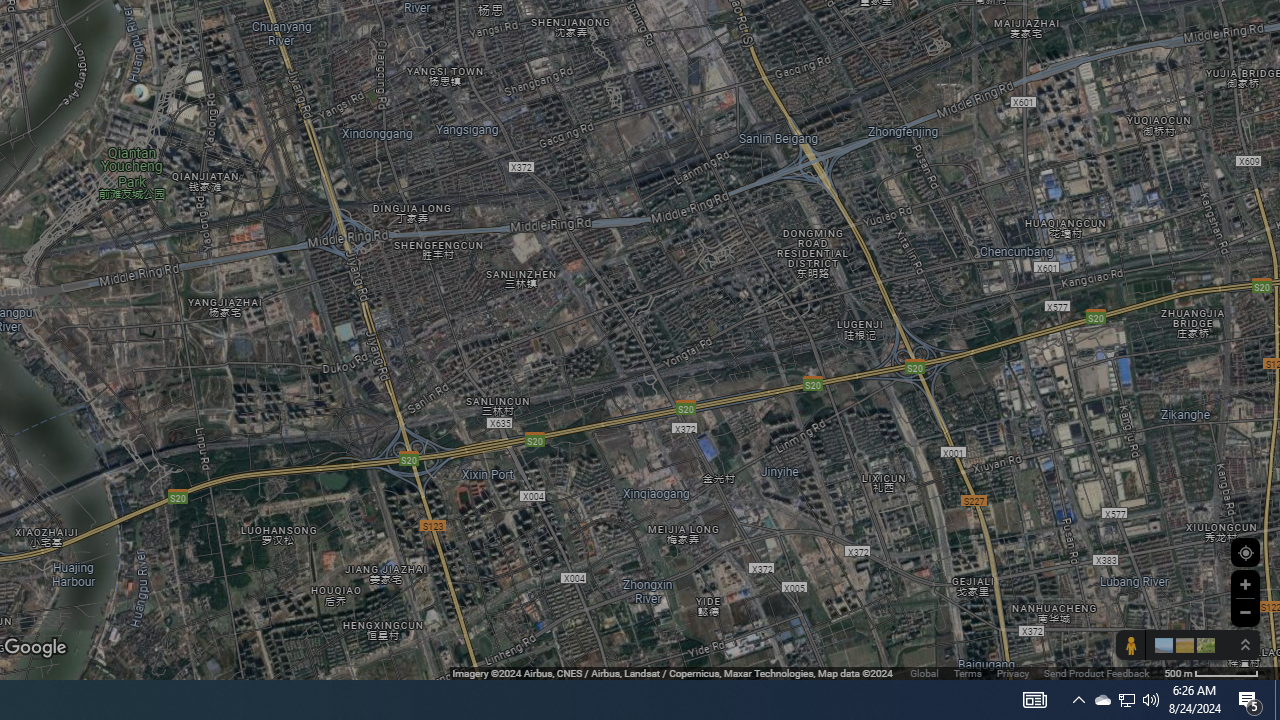 This screenshot has width=1280, height=720. I want to click on 'Show imagery', so click(1202, 645).